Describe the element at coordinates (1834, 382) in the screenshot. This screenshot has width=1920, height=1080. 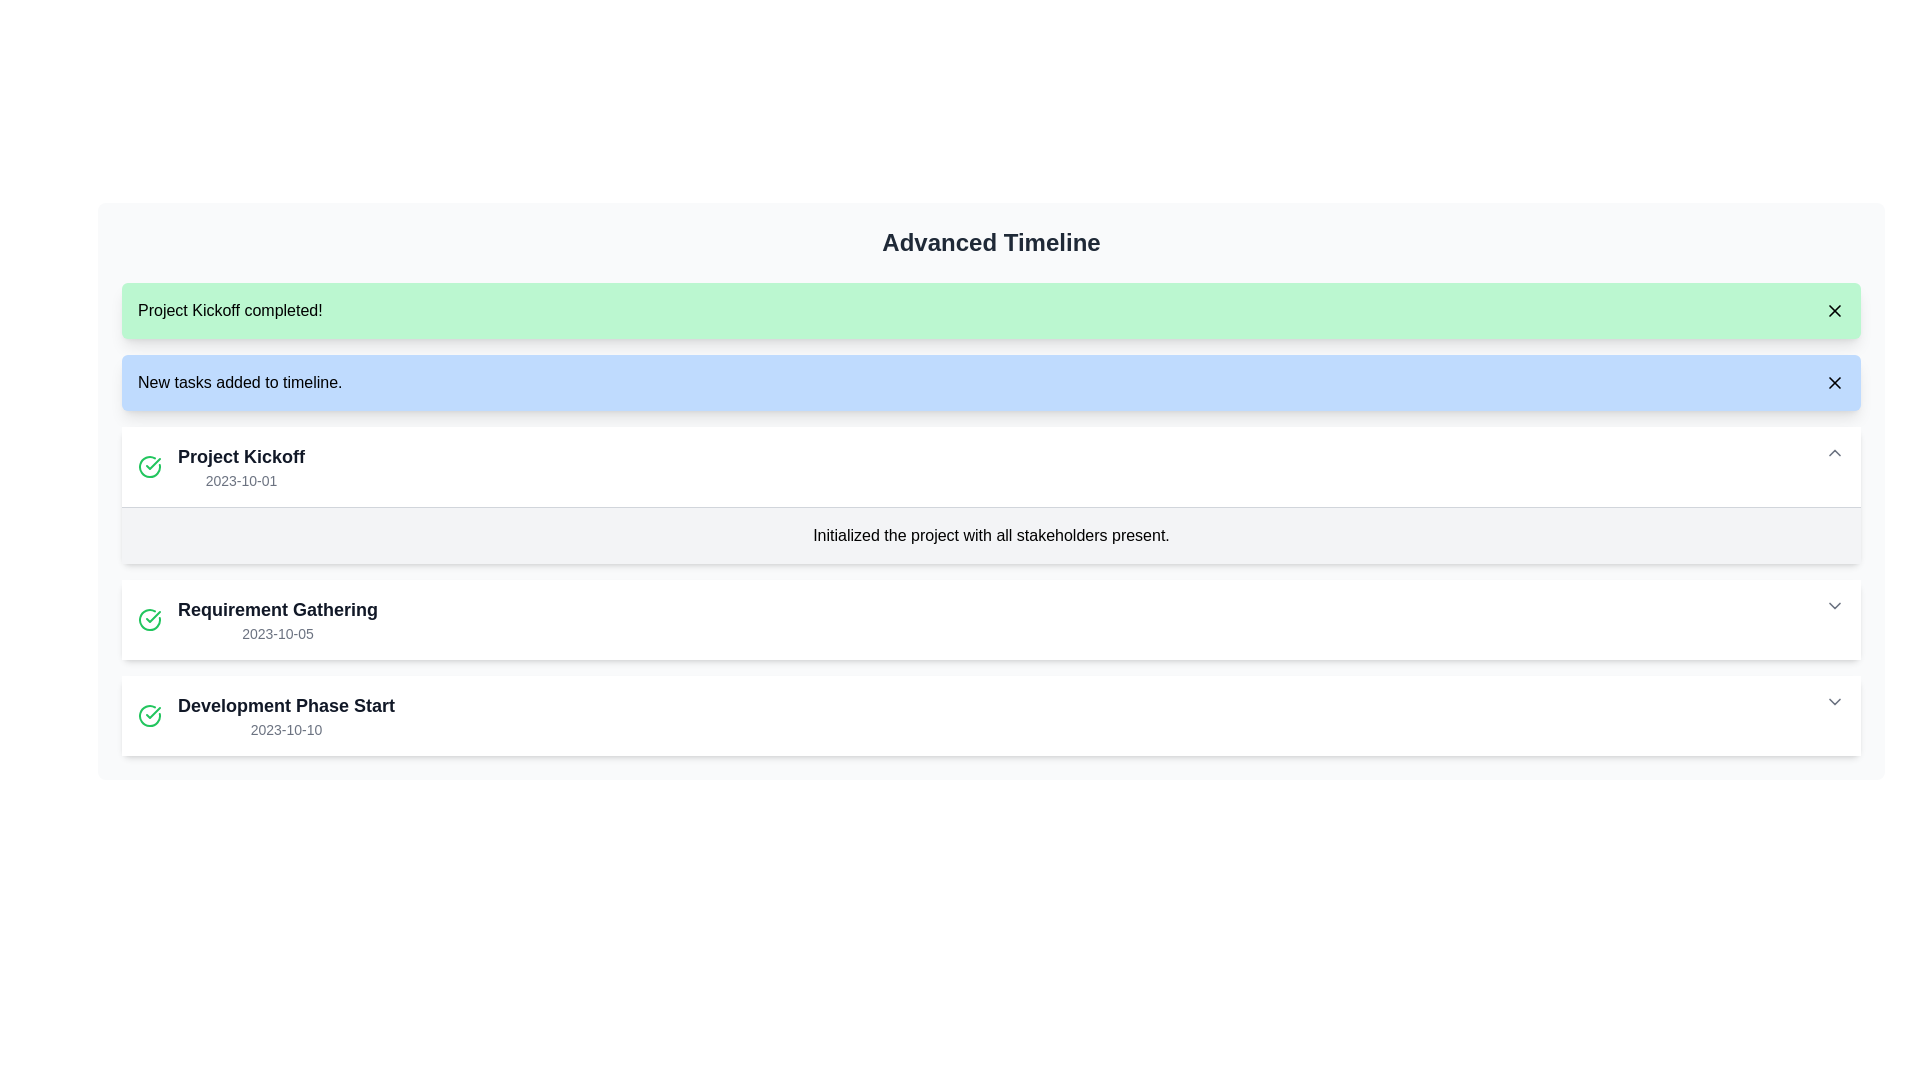
I see `the close button located at the top-right corner of the notification box labeled 'New tasks added to timeline.'` at that location.